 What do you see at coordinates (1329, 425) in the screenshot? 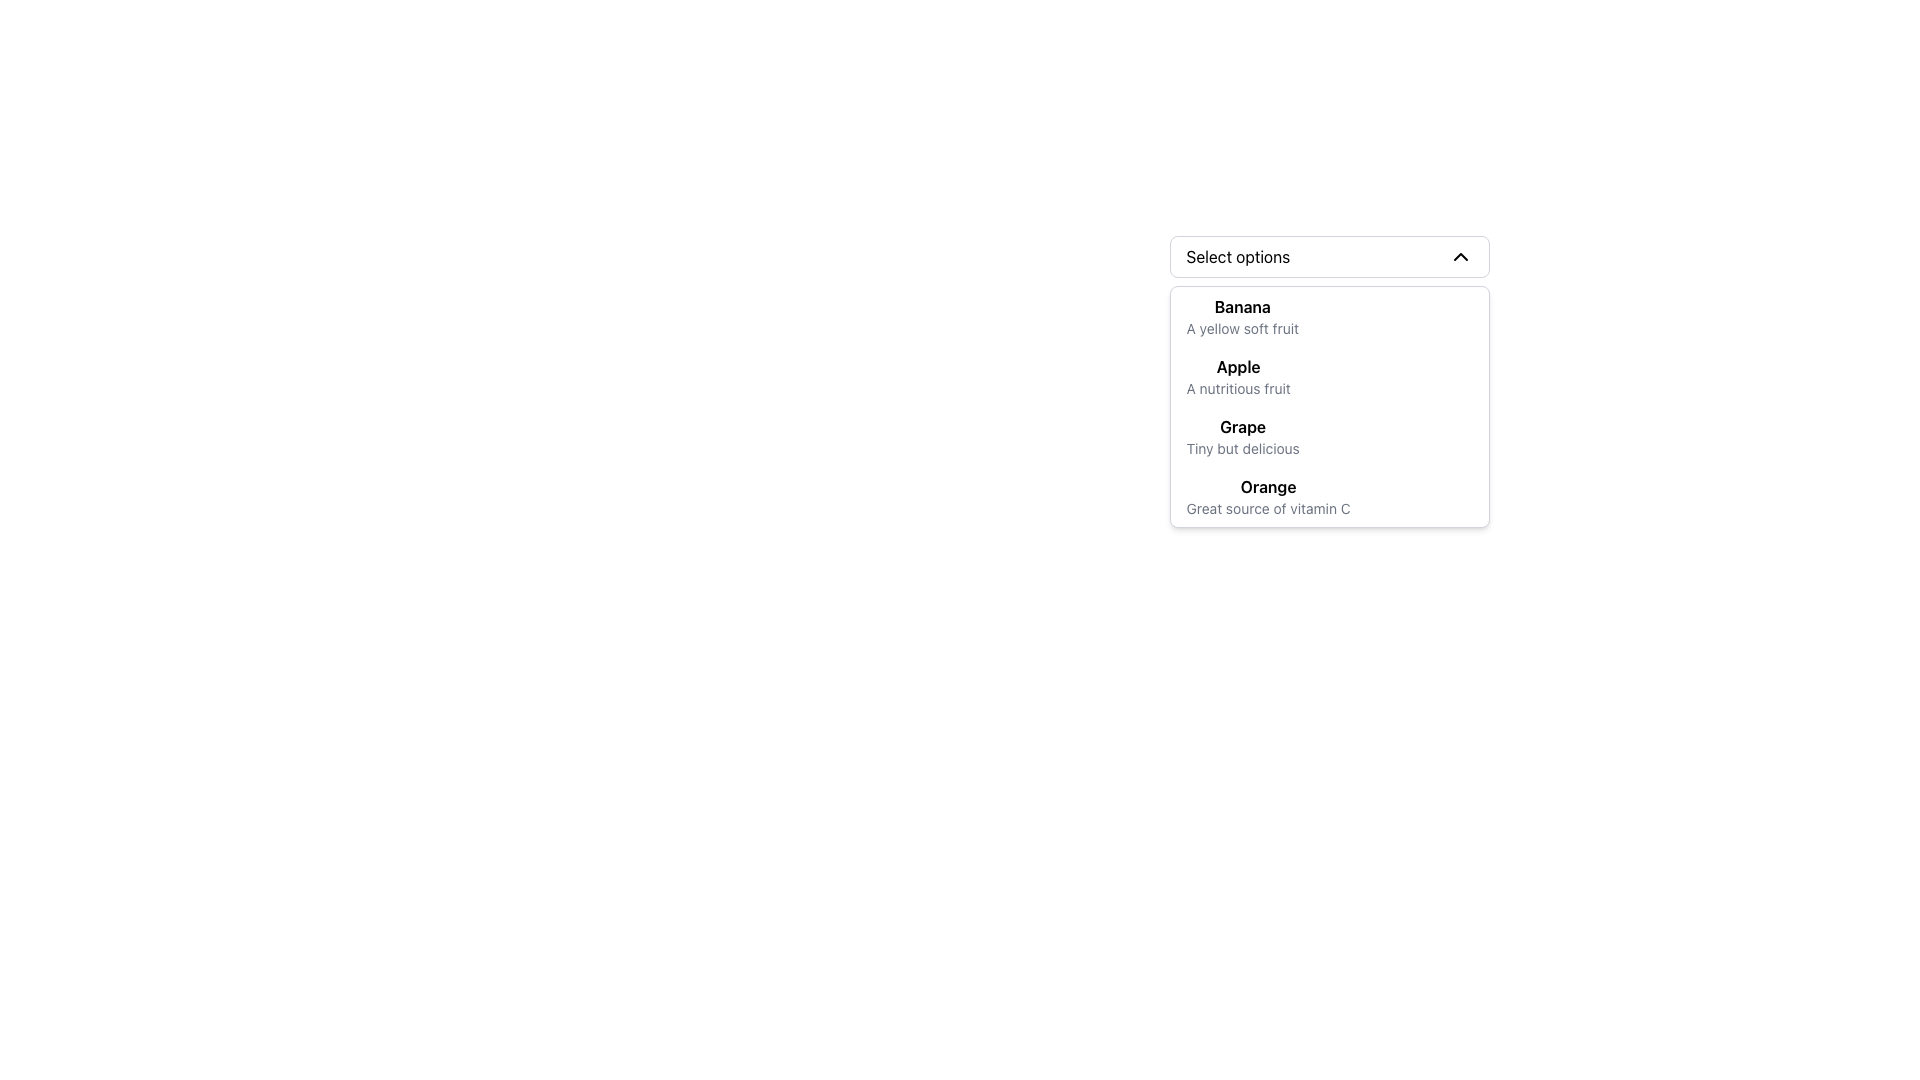
I see `to select the 'Grape' option from the dropdown menu, which is visually represented as the third option in the list, accompanied by the description 'Tiny but delicious'` at bounding box center [1329, 425].